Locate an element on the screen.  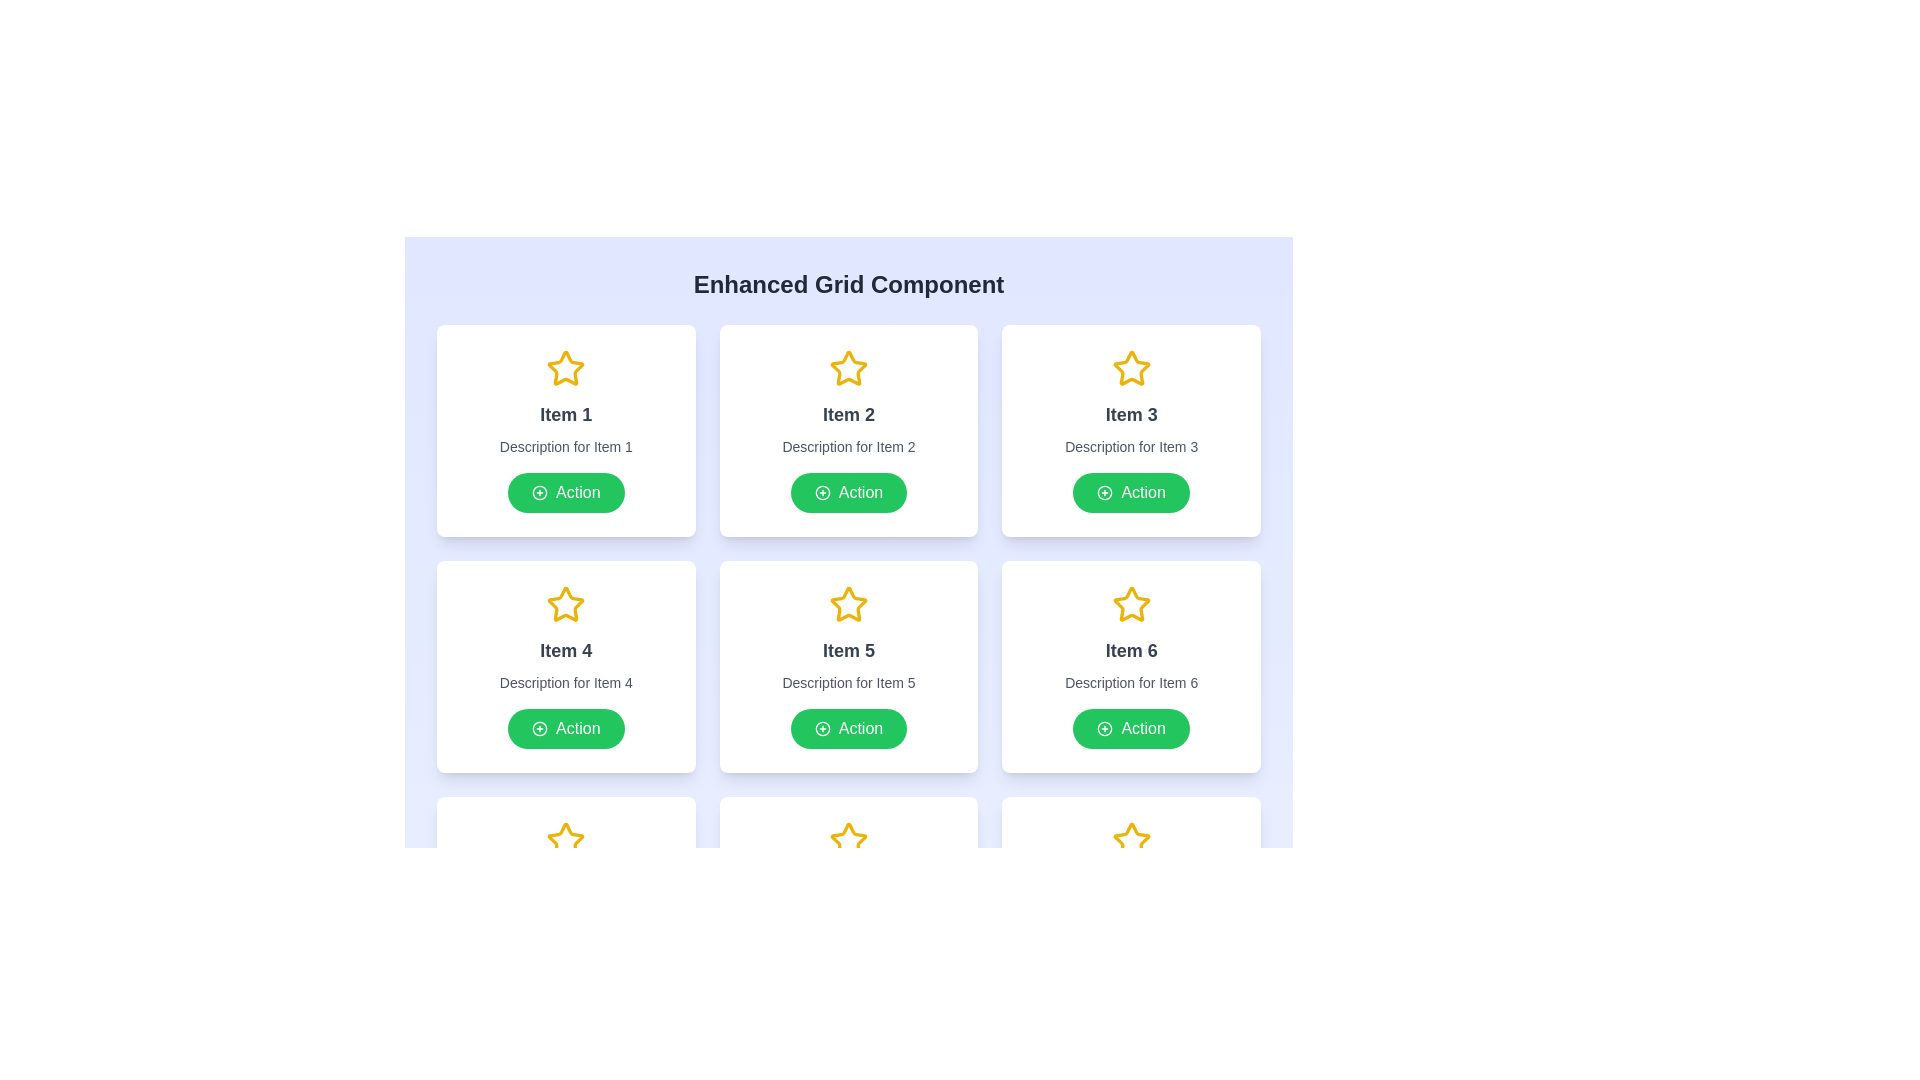
the 'Action' text label inside the green button located at the bottom-right of the third card in the second row of the grid layout is located at coordinates (1143, 493).